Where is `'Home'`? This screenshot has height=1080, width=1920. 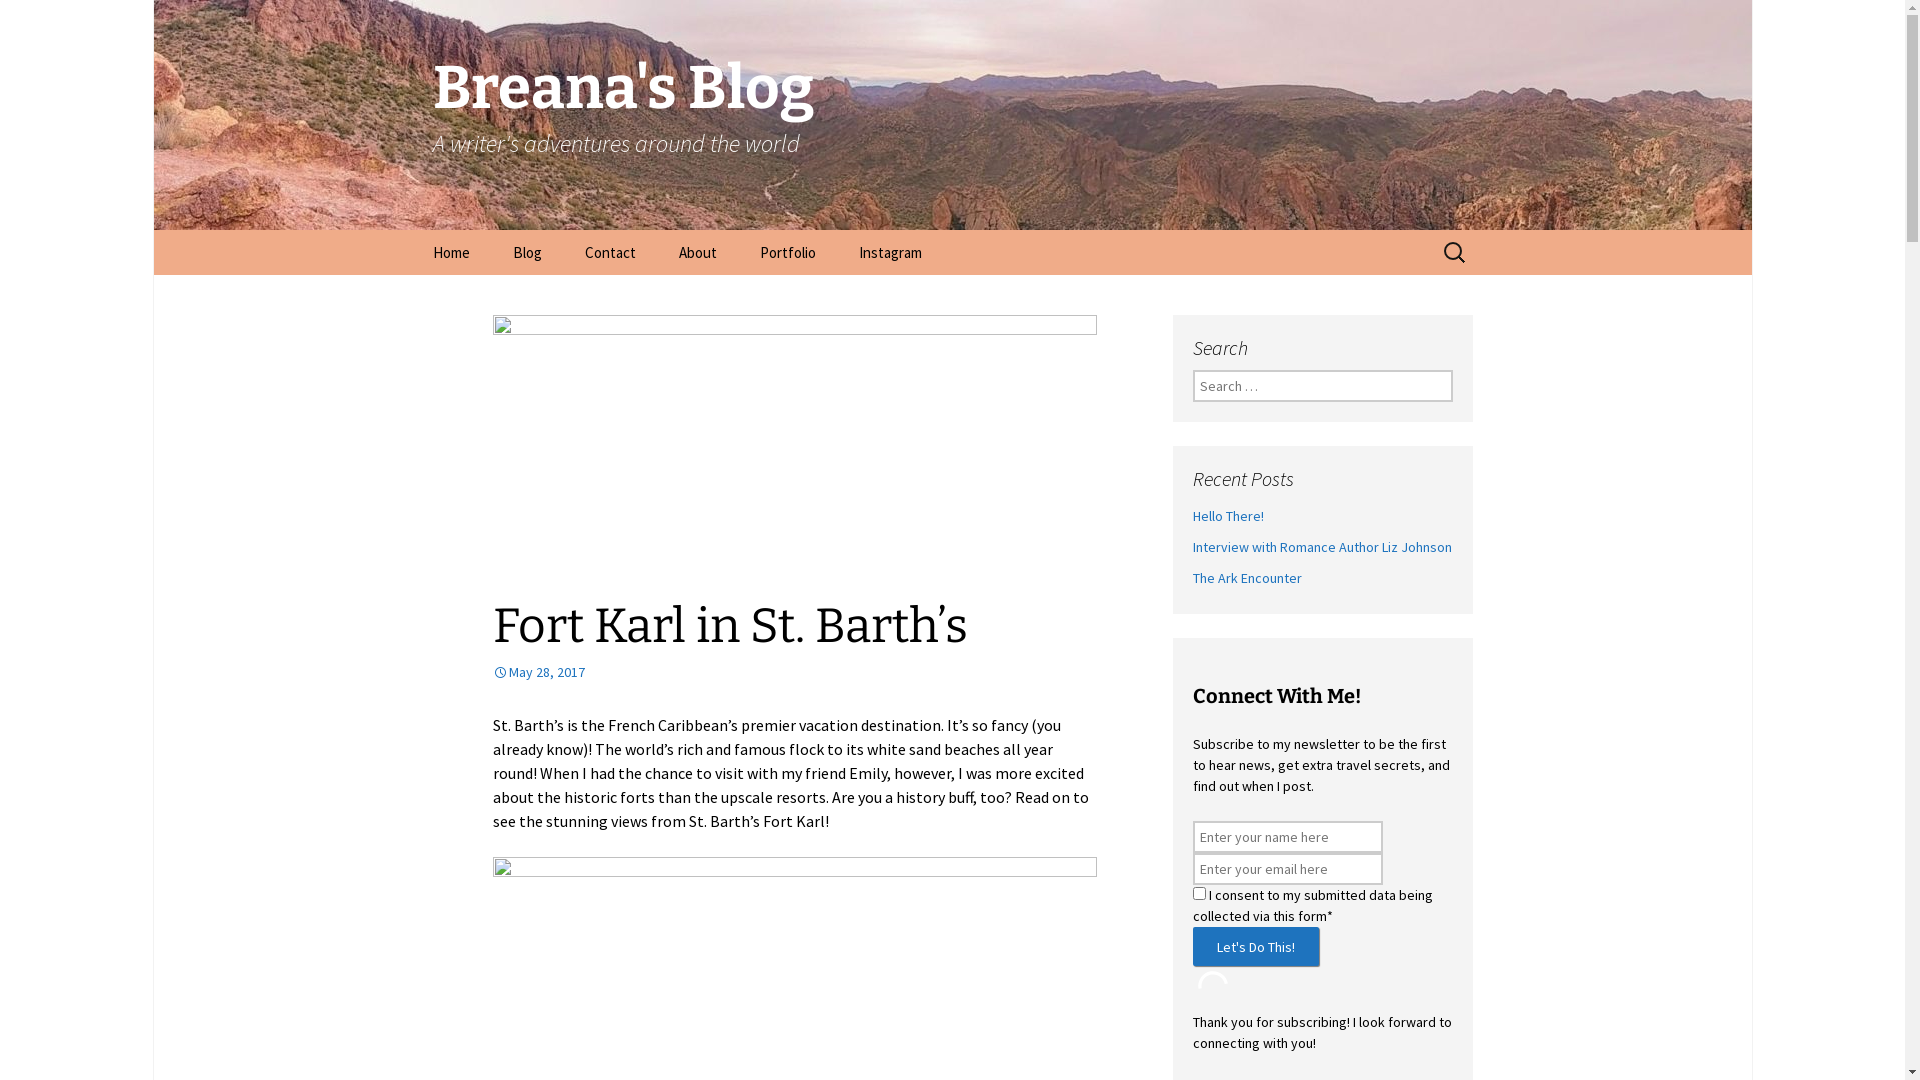 'Home' is located at coordinates (411, 251).